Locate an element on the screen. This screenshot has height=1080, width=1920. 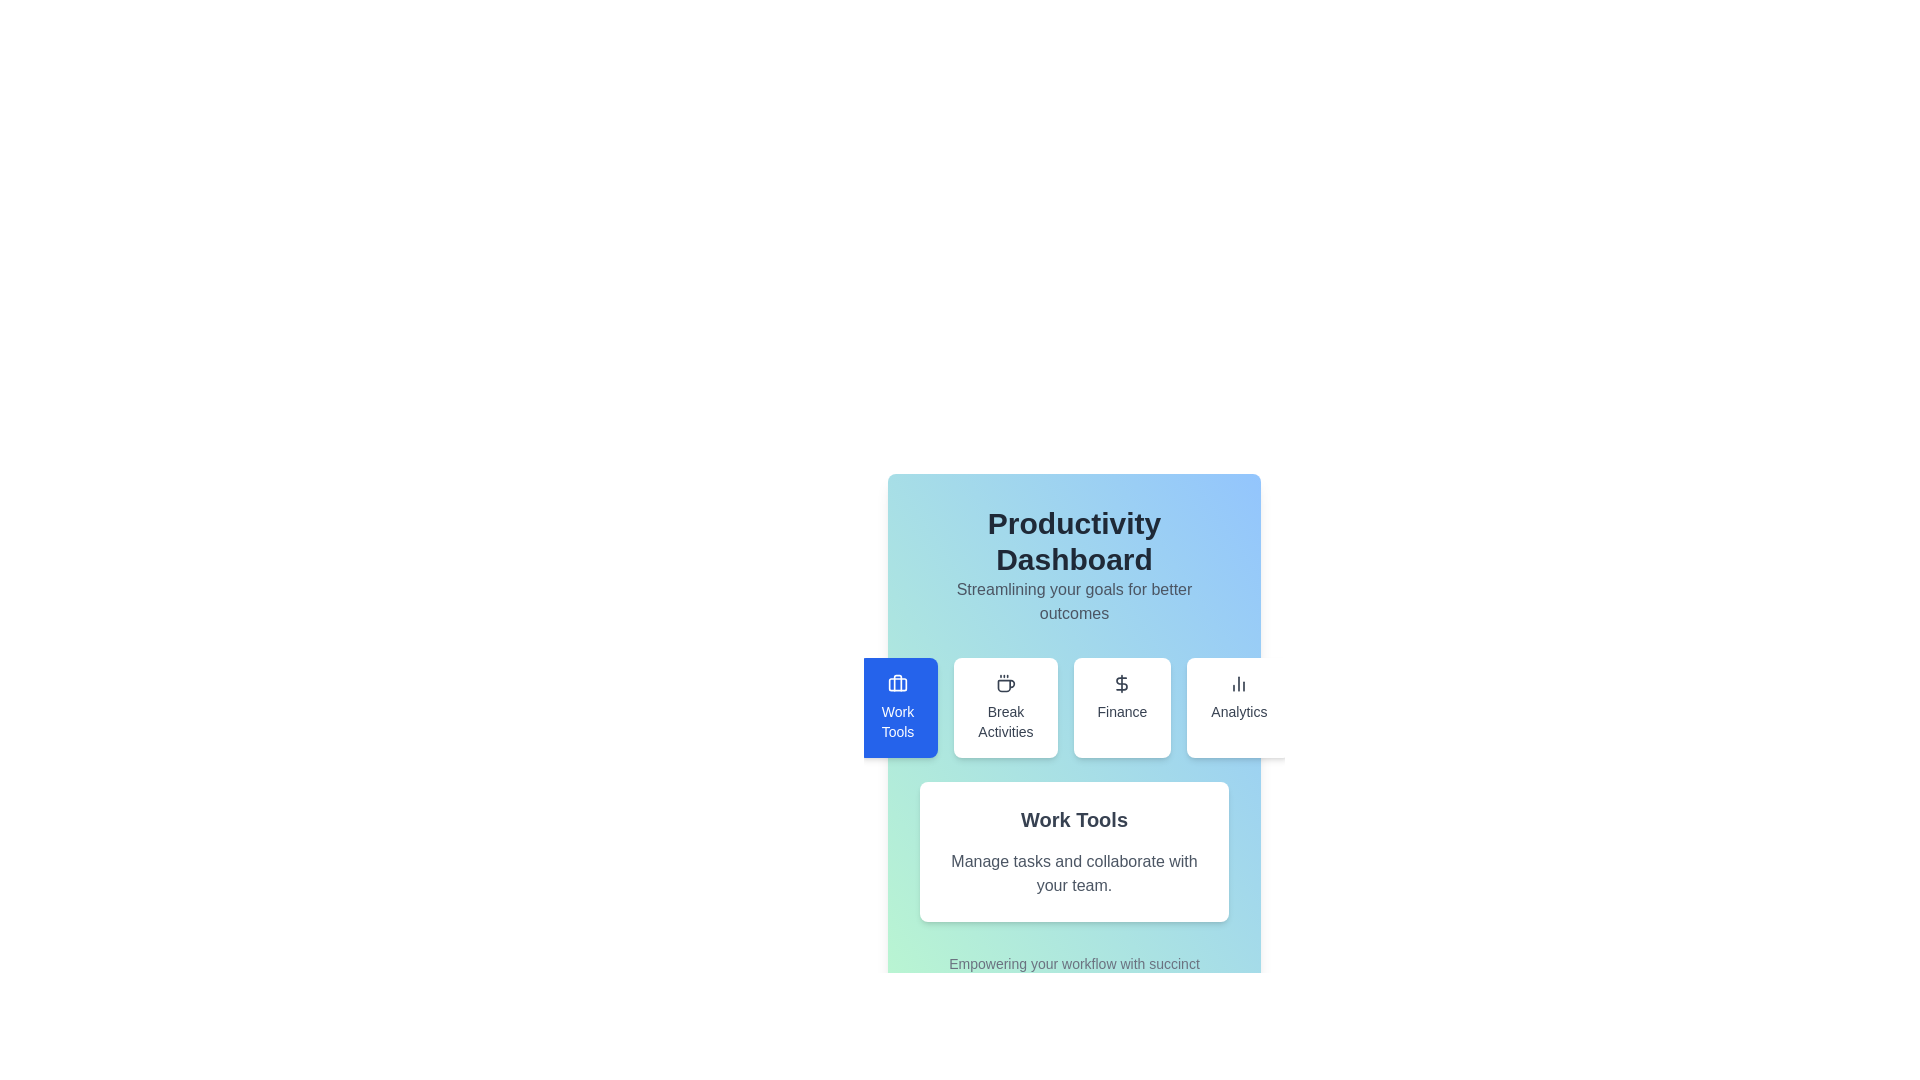
the tab labeled Finance to view its content is located at coordinates (1122, 707).